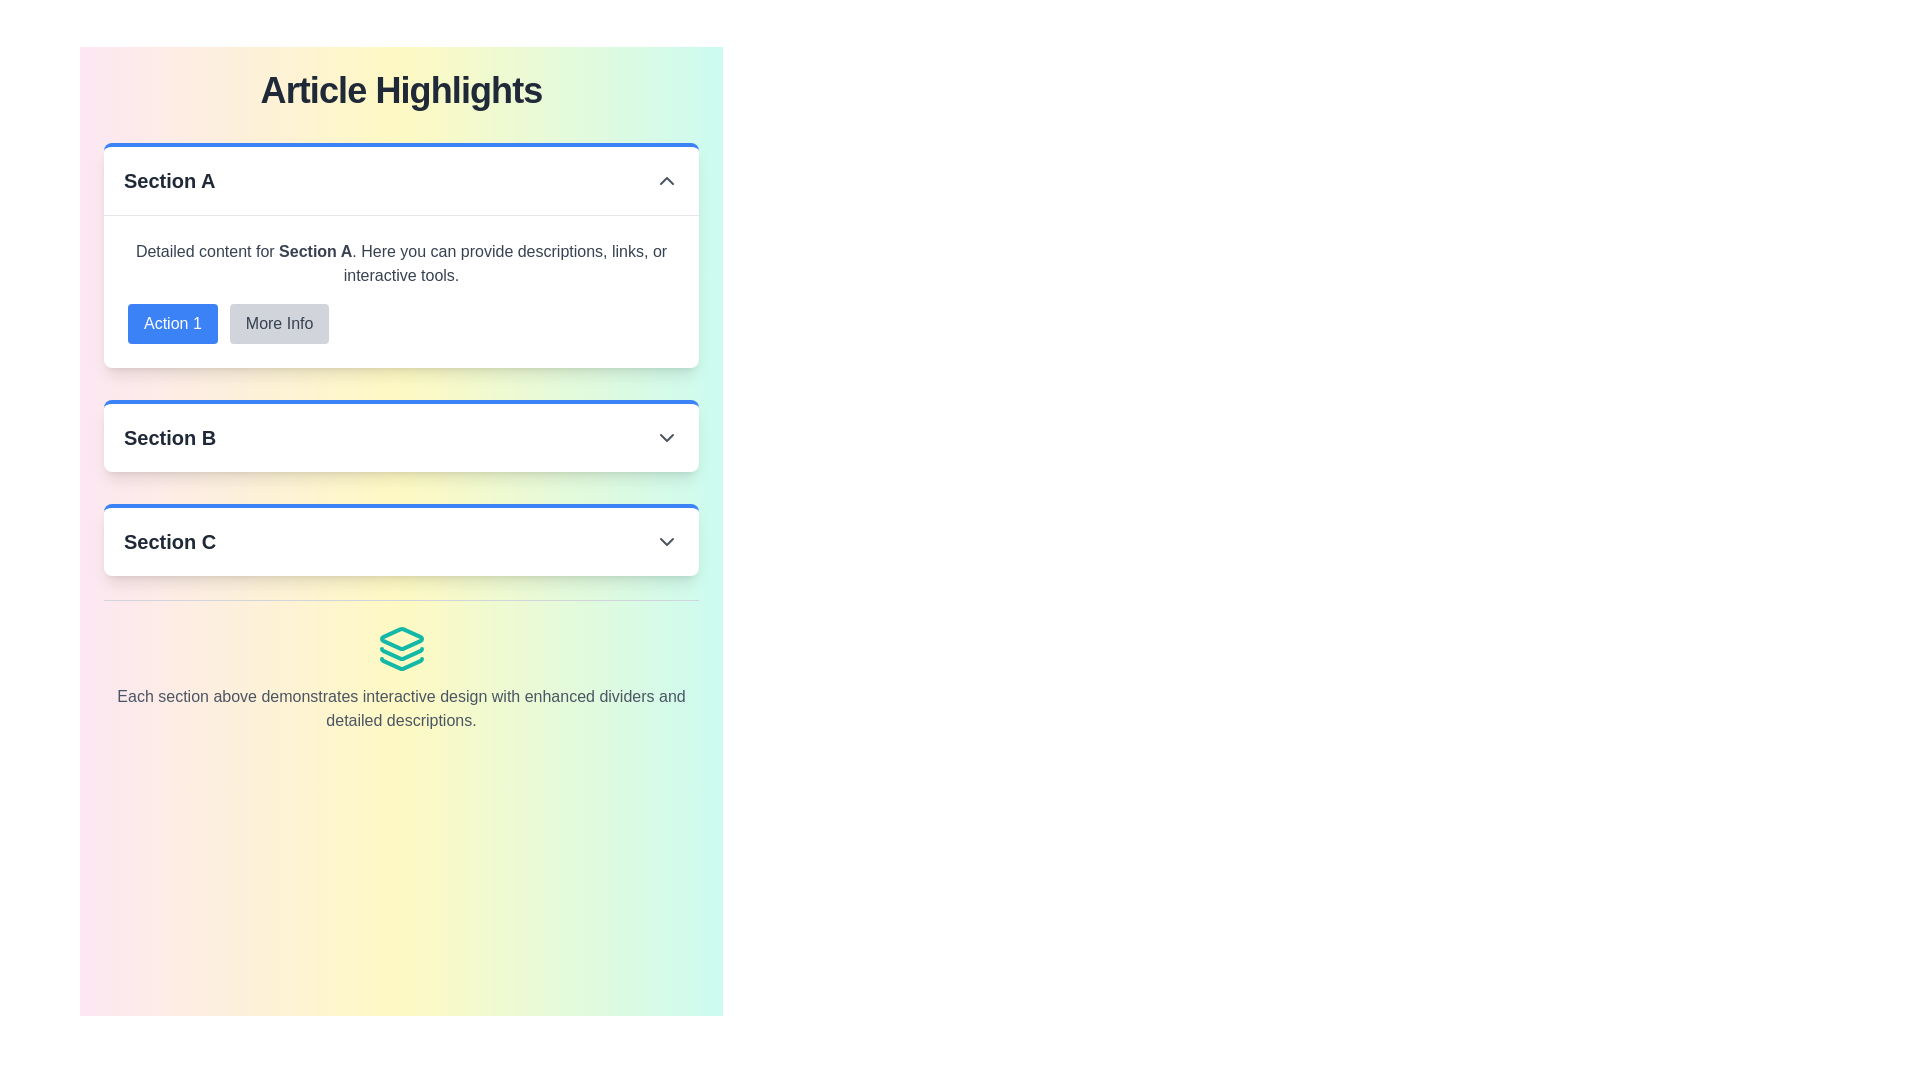 This screenshot has width=1920, height=1080. What do you see at coordinates (667, 437) in the screenshot?
I see `the downward chevron icon located to the far right of the 'Section B' header text` at bounding box center [667, 437].